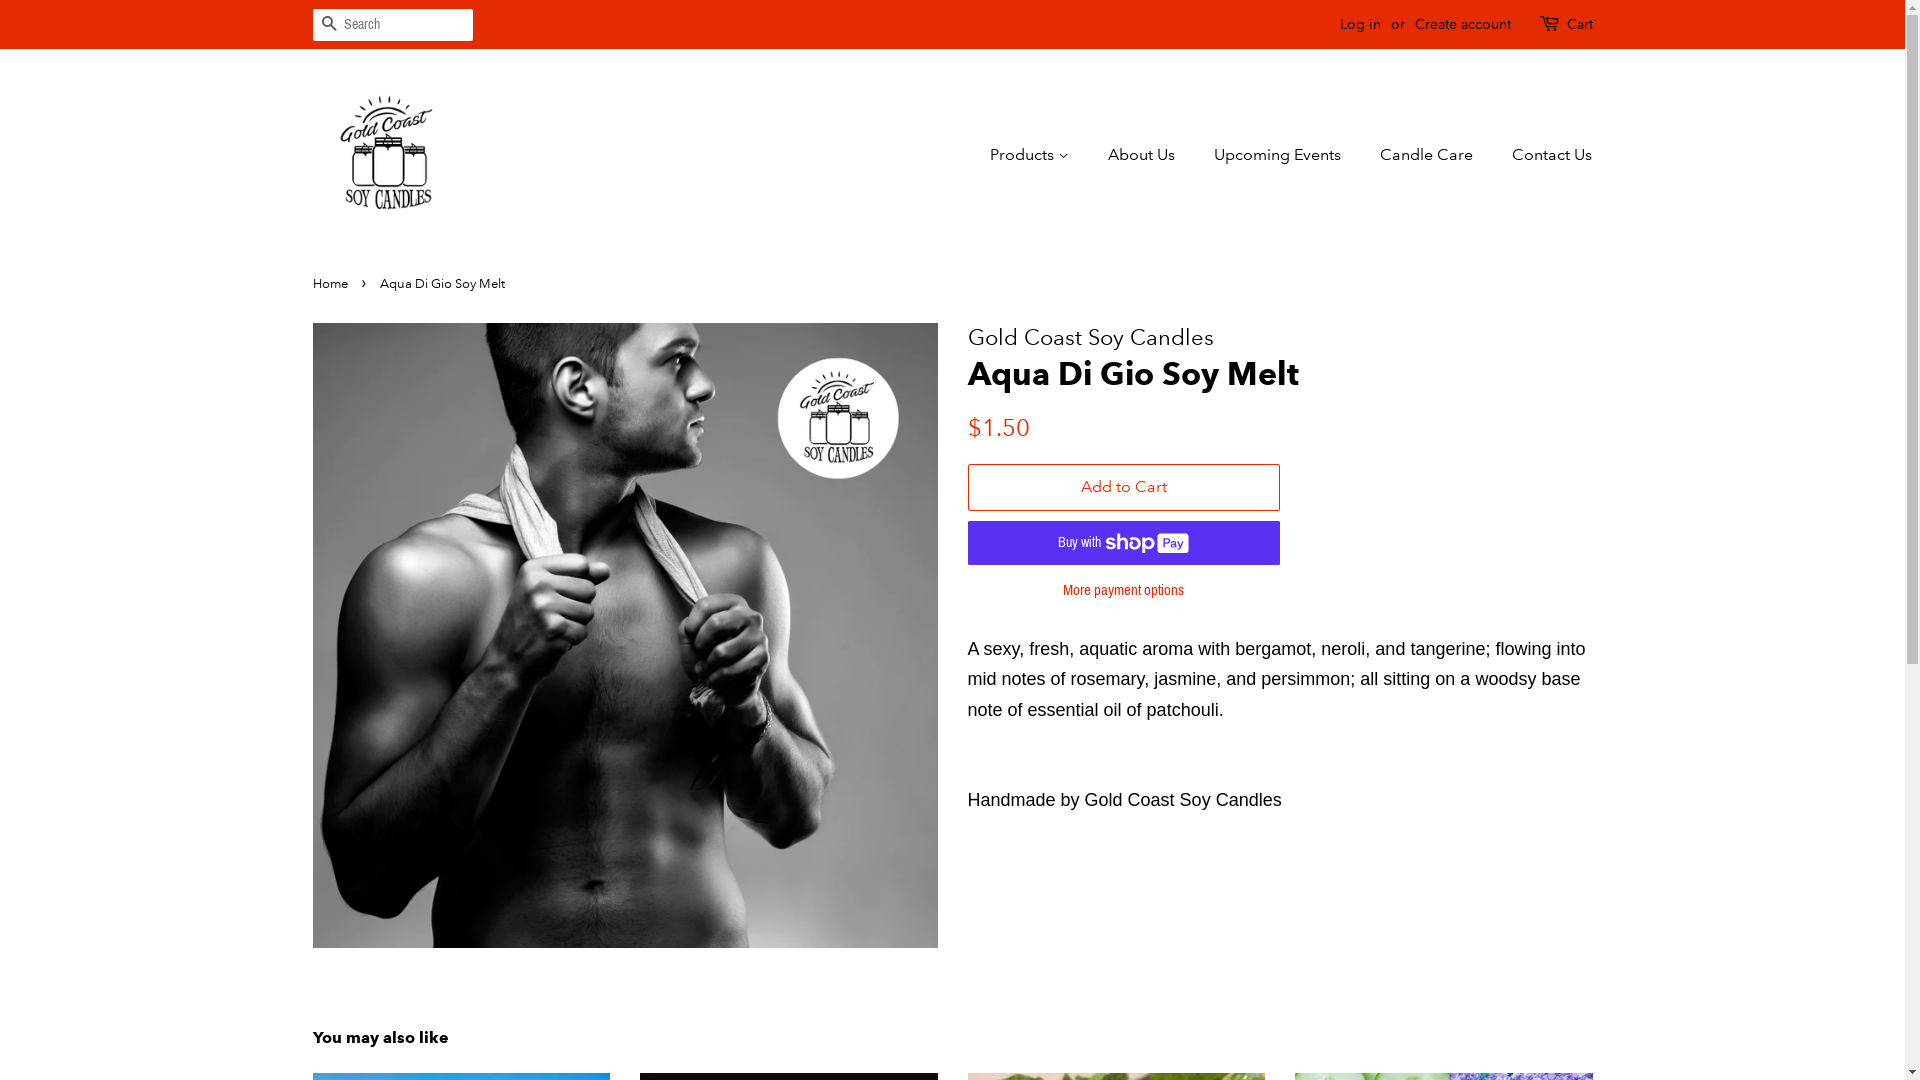  Describe the element at coordinates (311, 284) in the screenshot. I see `'Home'` at that location.